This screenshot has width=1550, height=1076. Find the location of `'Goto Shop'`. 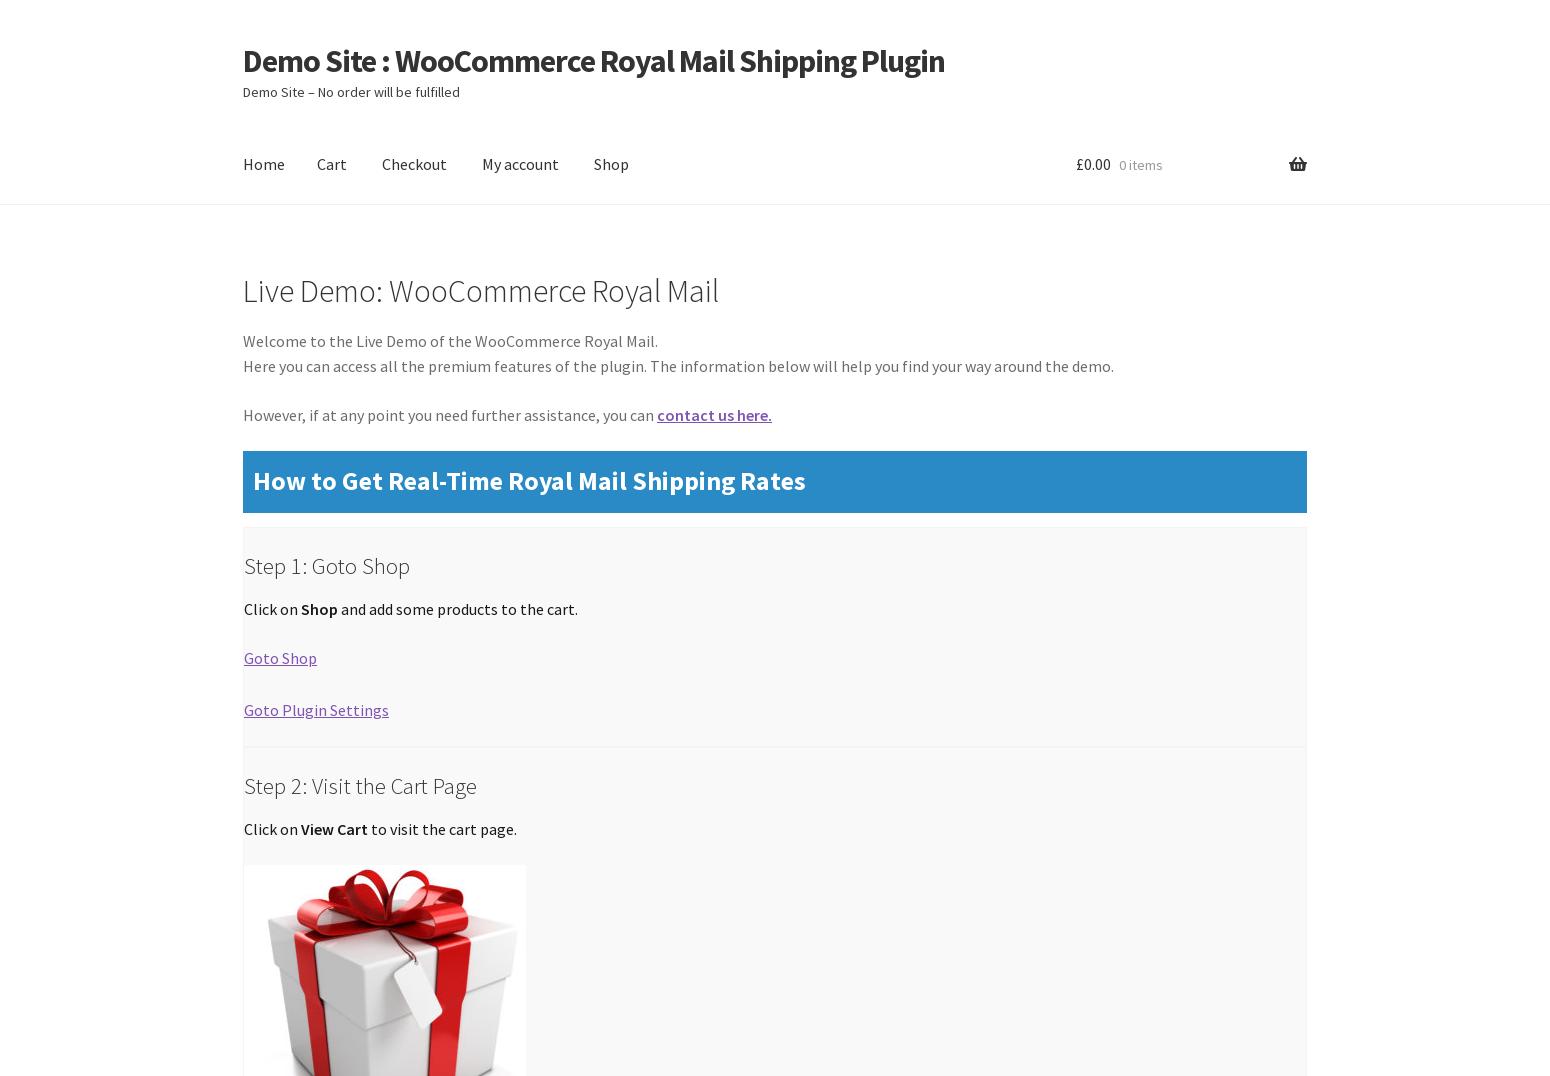

'Goto Shop' is located at coordinates (280, 656).